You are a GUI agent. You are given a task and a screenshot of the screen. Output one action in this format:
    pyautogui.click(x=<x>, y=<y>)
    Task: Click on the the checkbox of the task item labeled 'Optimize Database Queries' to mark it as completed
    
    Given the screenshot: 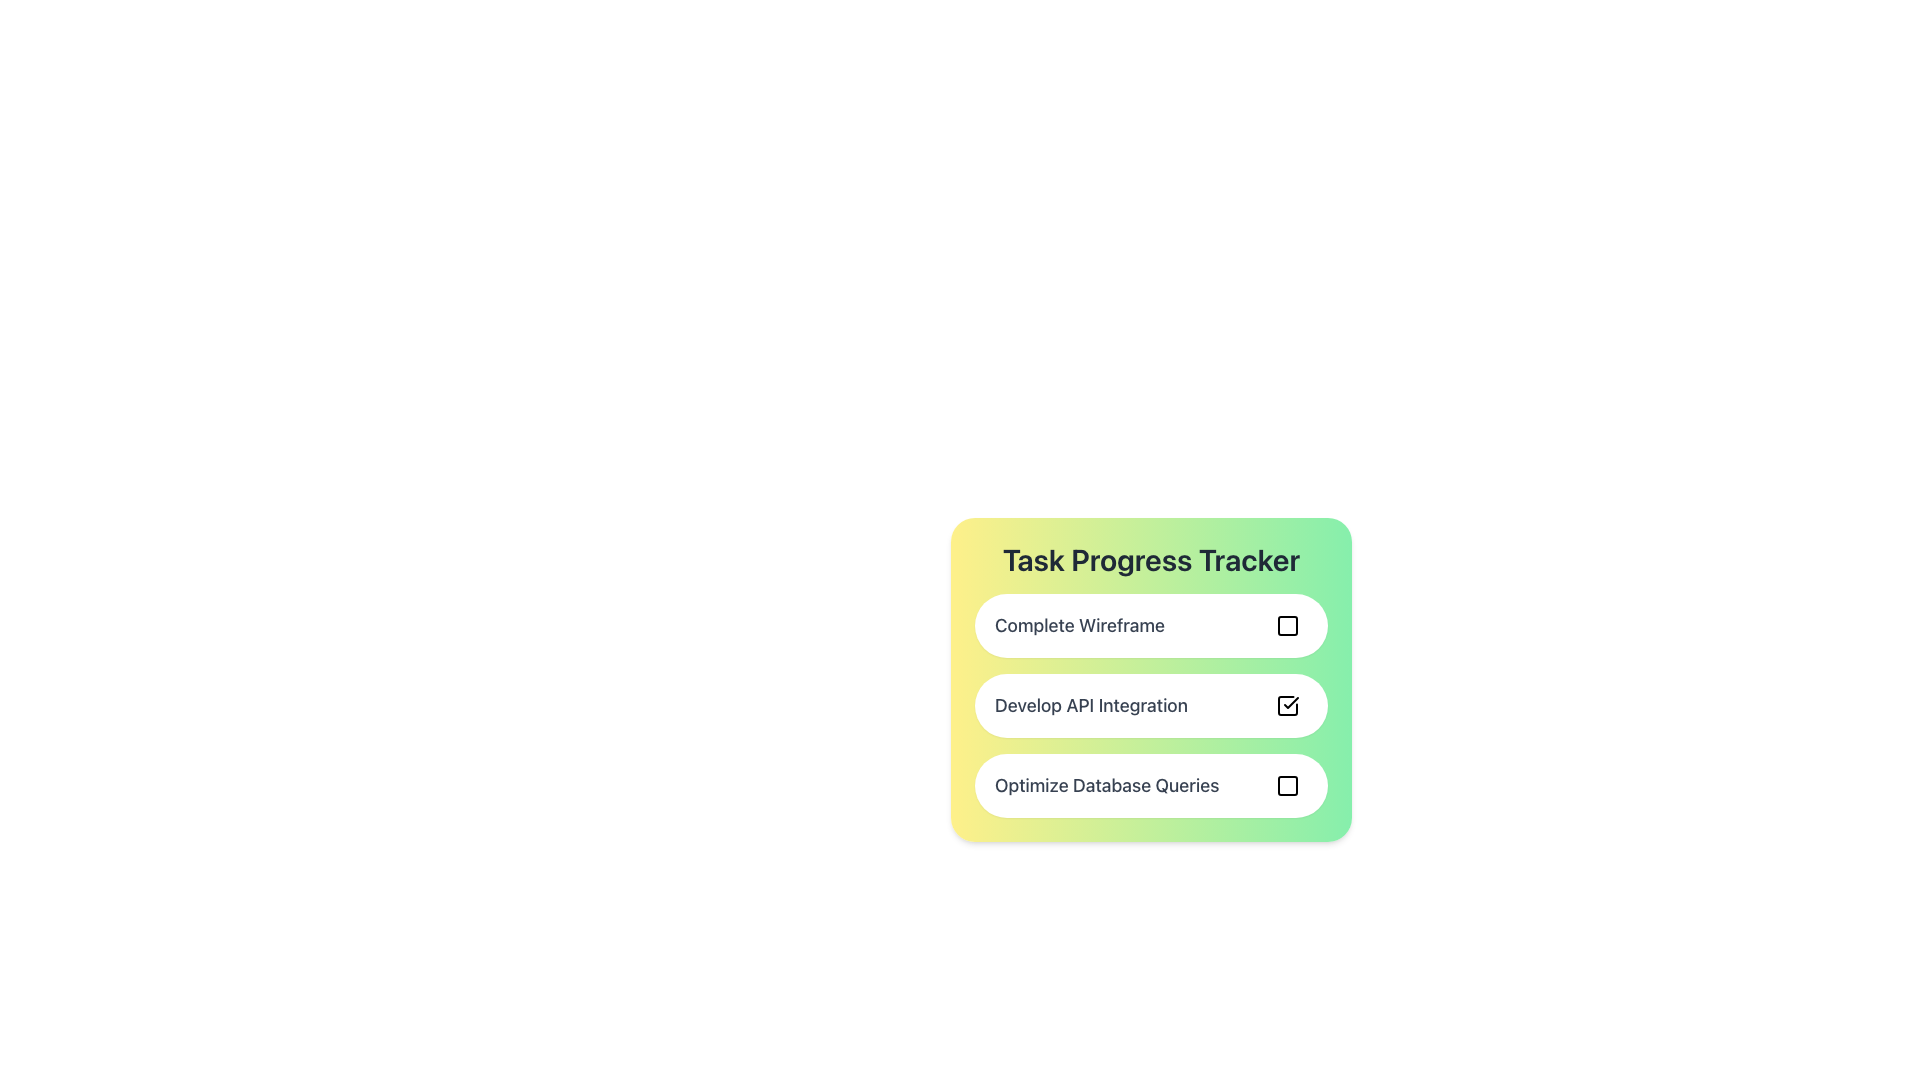 What is the action you would take?
    pyautogui.click(x=1151, y=785)
    